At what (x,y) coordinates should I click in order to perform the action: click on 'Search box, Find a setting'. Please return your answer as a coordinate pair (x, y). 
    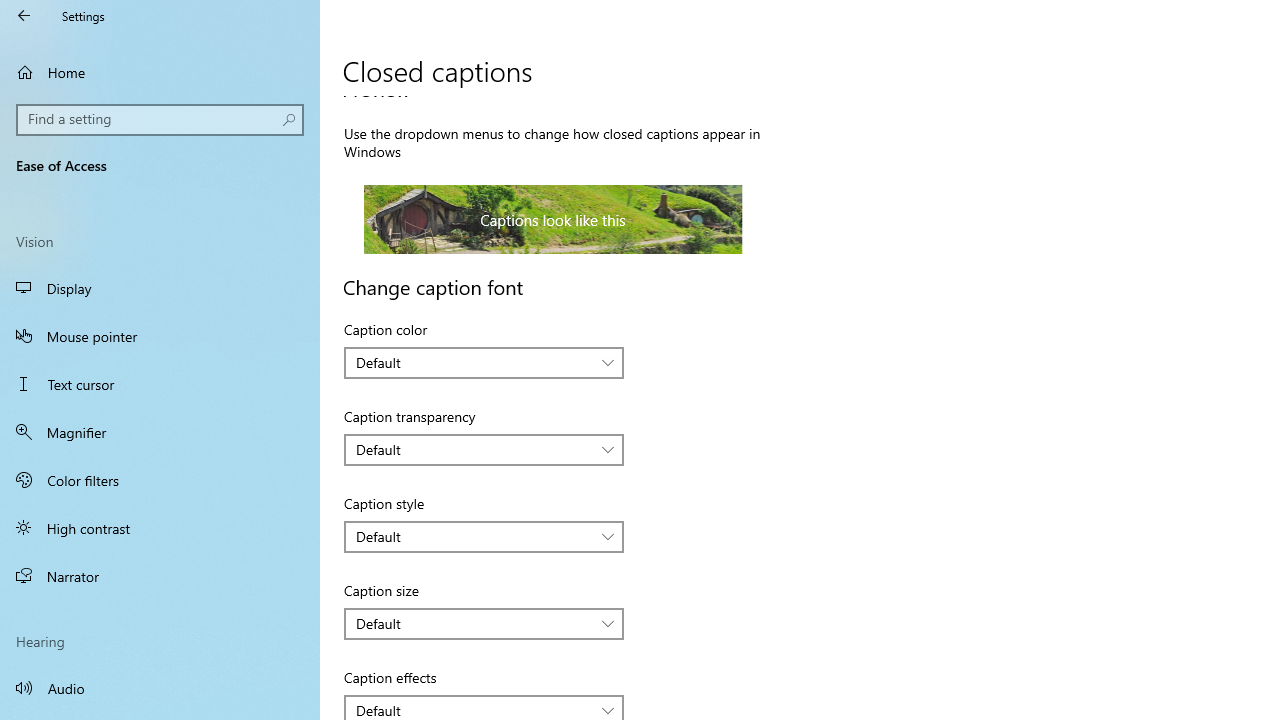
    Looking at the image, I should click on (160, 119).